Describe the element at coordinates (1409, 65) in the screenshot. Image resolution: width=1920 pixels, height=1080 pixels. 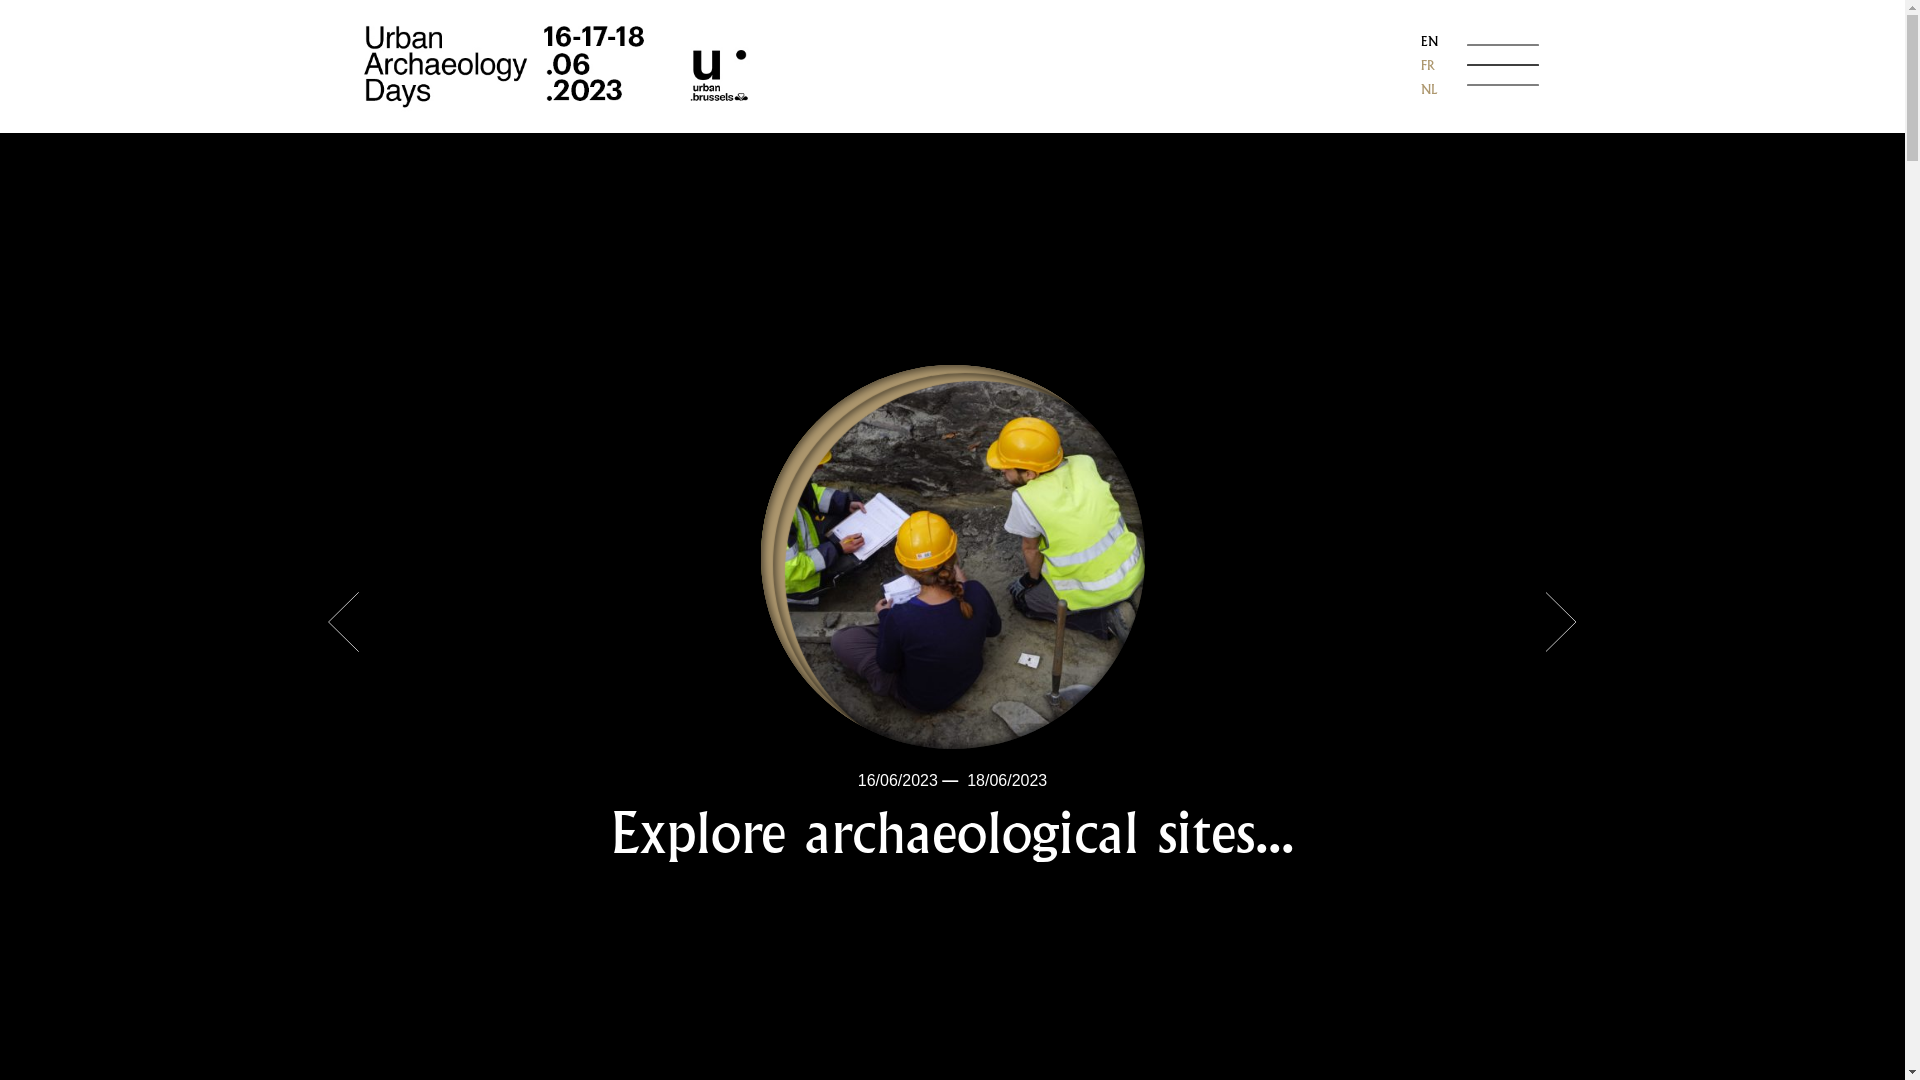
I see `'FR'` at that location.